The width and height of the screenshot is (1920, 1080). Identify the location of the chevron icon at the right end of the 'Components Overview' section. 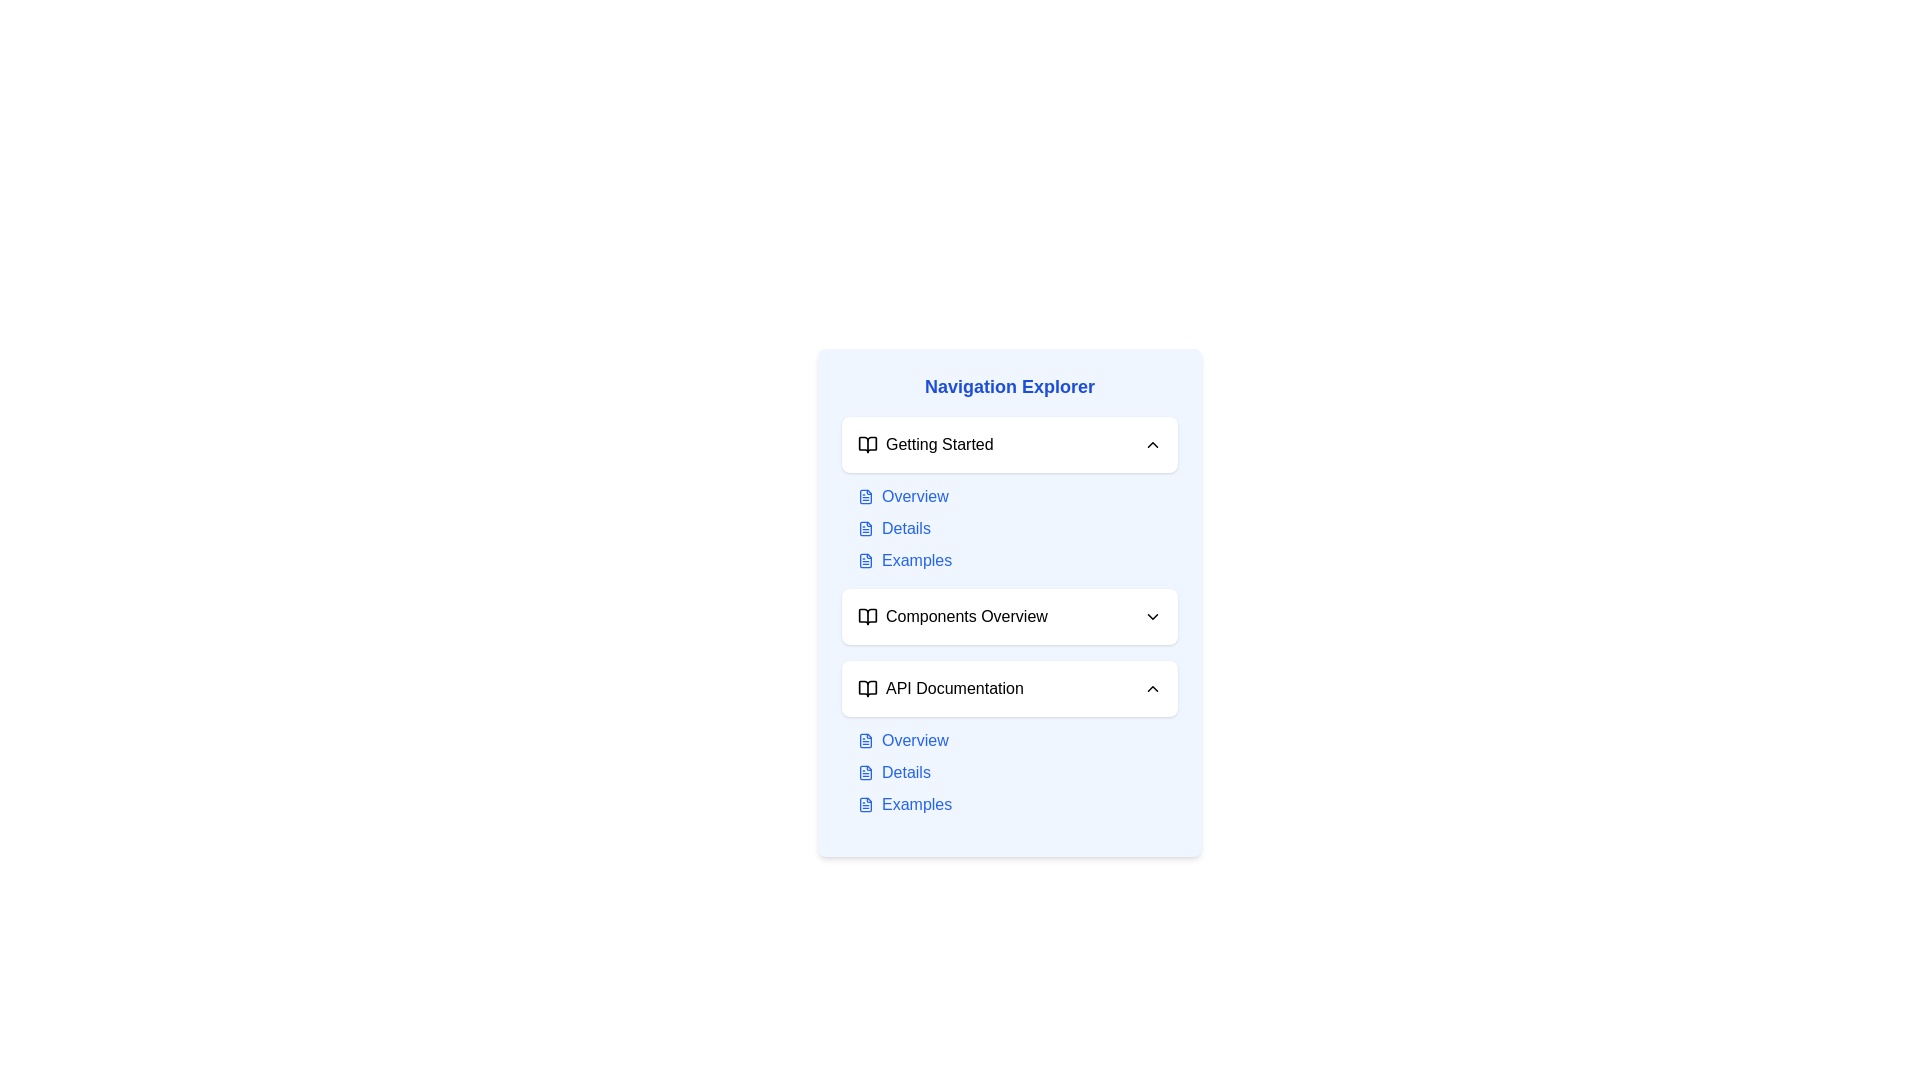
(1152, 616).